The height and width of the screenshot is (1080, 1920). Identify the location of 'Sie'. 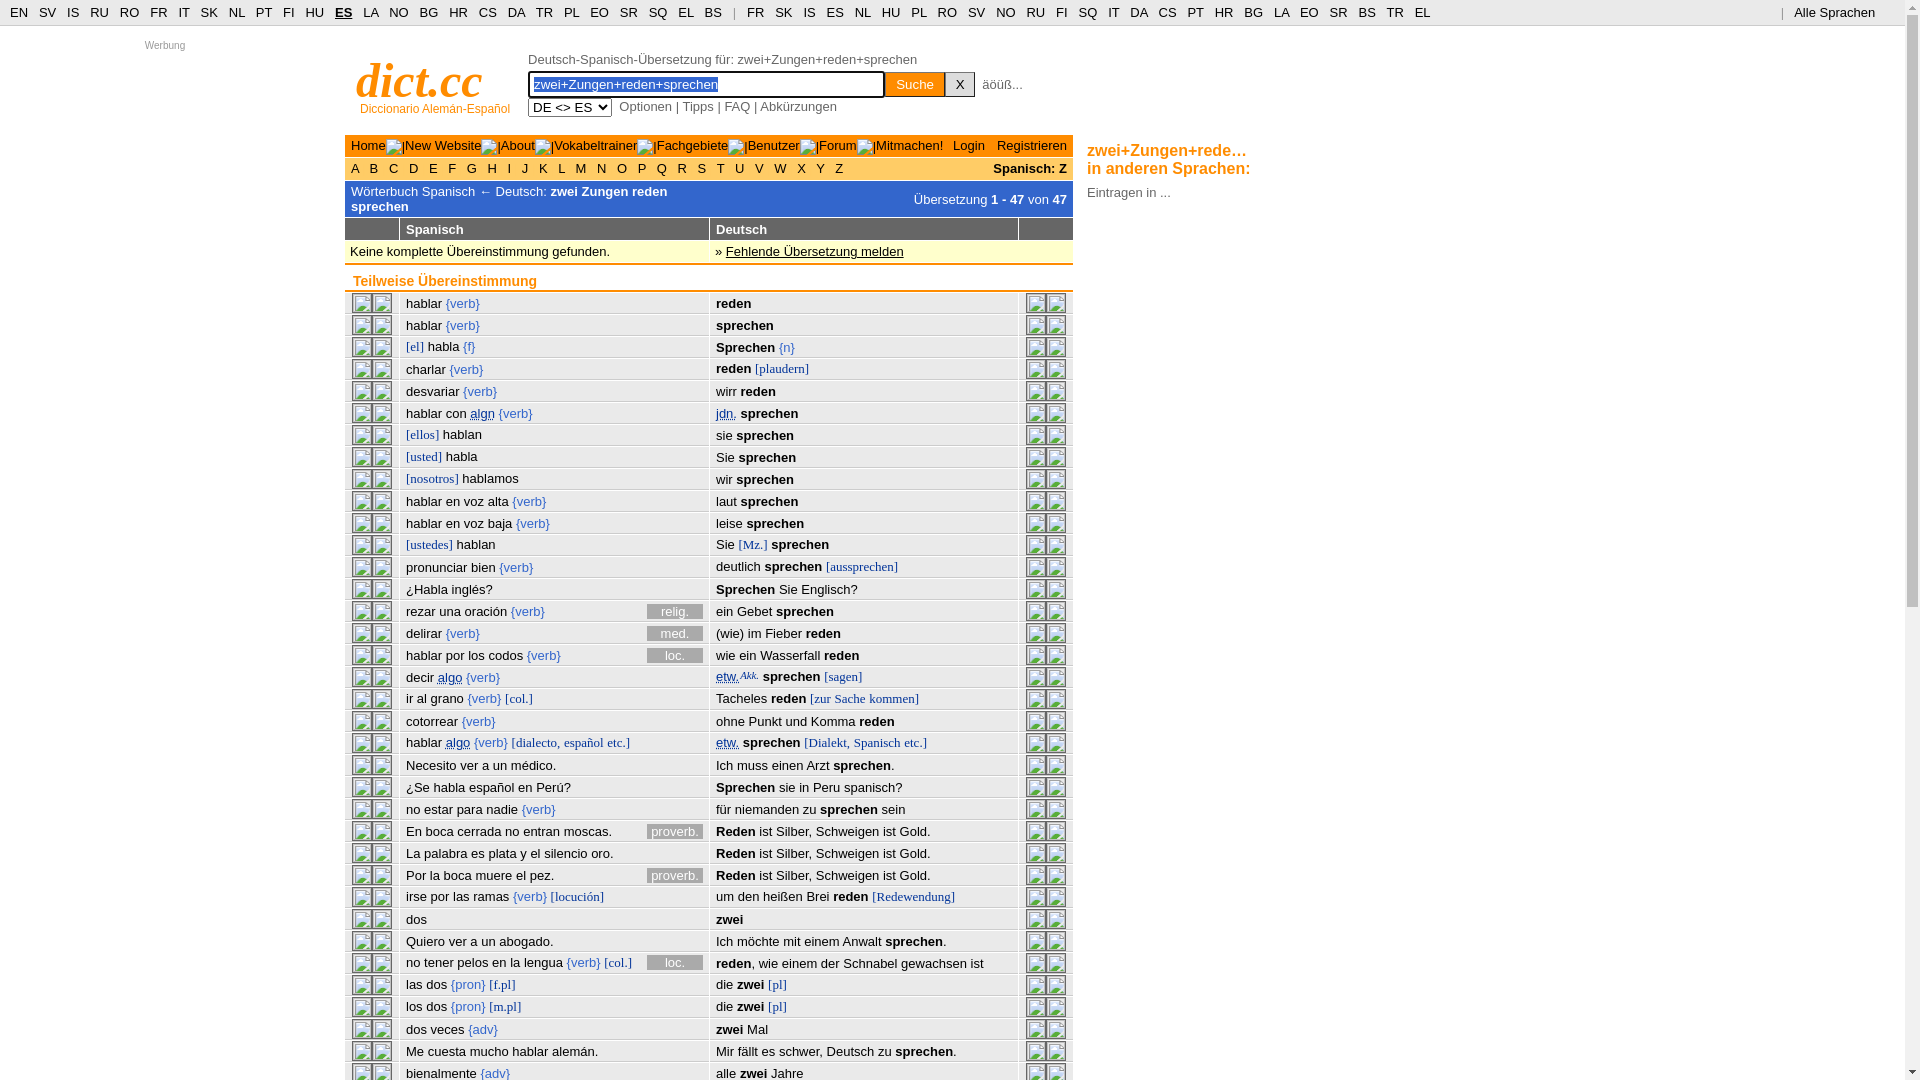
(724, 457).